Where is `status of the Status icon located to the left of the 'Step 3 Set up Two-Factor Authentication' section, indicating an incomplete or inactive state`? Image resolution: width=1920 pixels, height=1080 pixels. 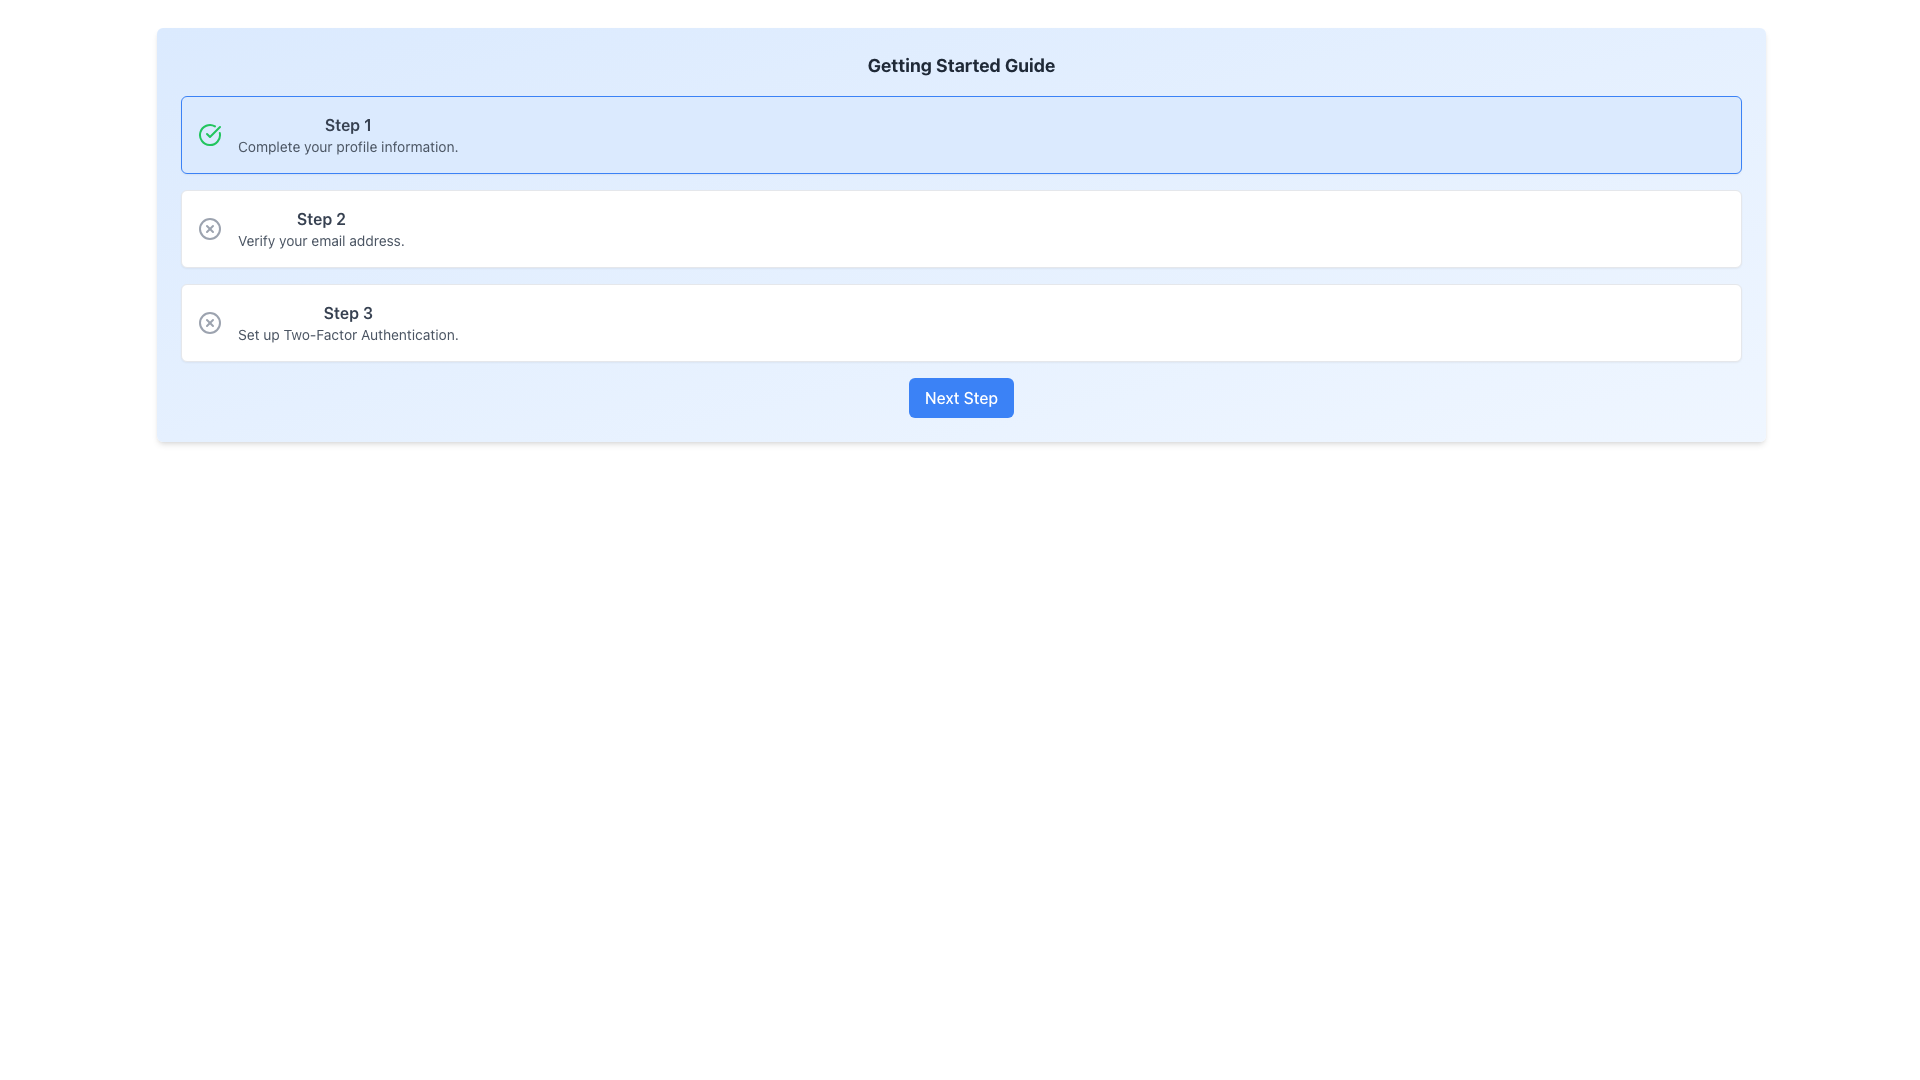 status of the Status icon located to the left of the 'Step 3 Set up Two-Factor Authentication' section, indicating an incomplete or inactive state is located at coordinates (210, 322).